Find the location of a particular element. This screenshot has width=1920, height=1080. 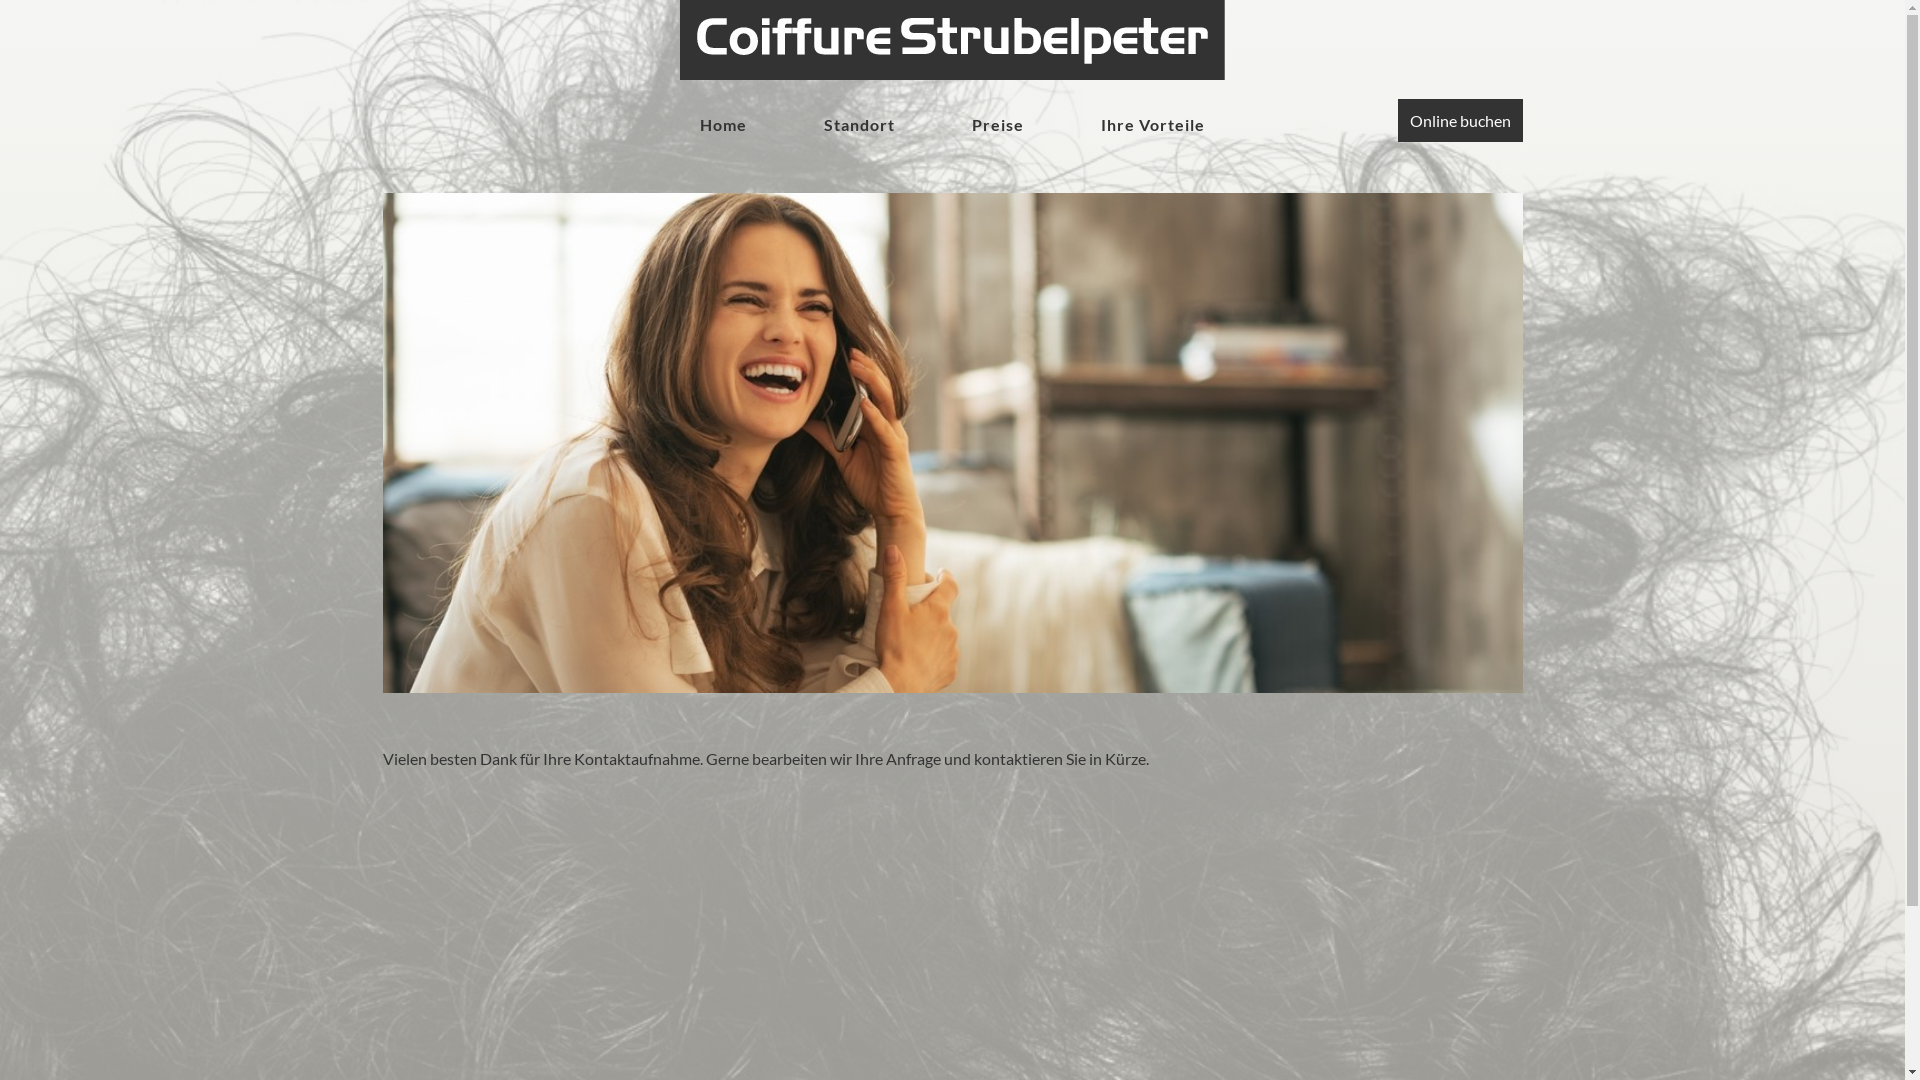

'Ihre Vorteile' is located at coordinates (1152, 124).